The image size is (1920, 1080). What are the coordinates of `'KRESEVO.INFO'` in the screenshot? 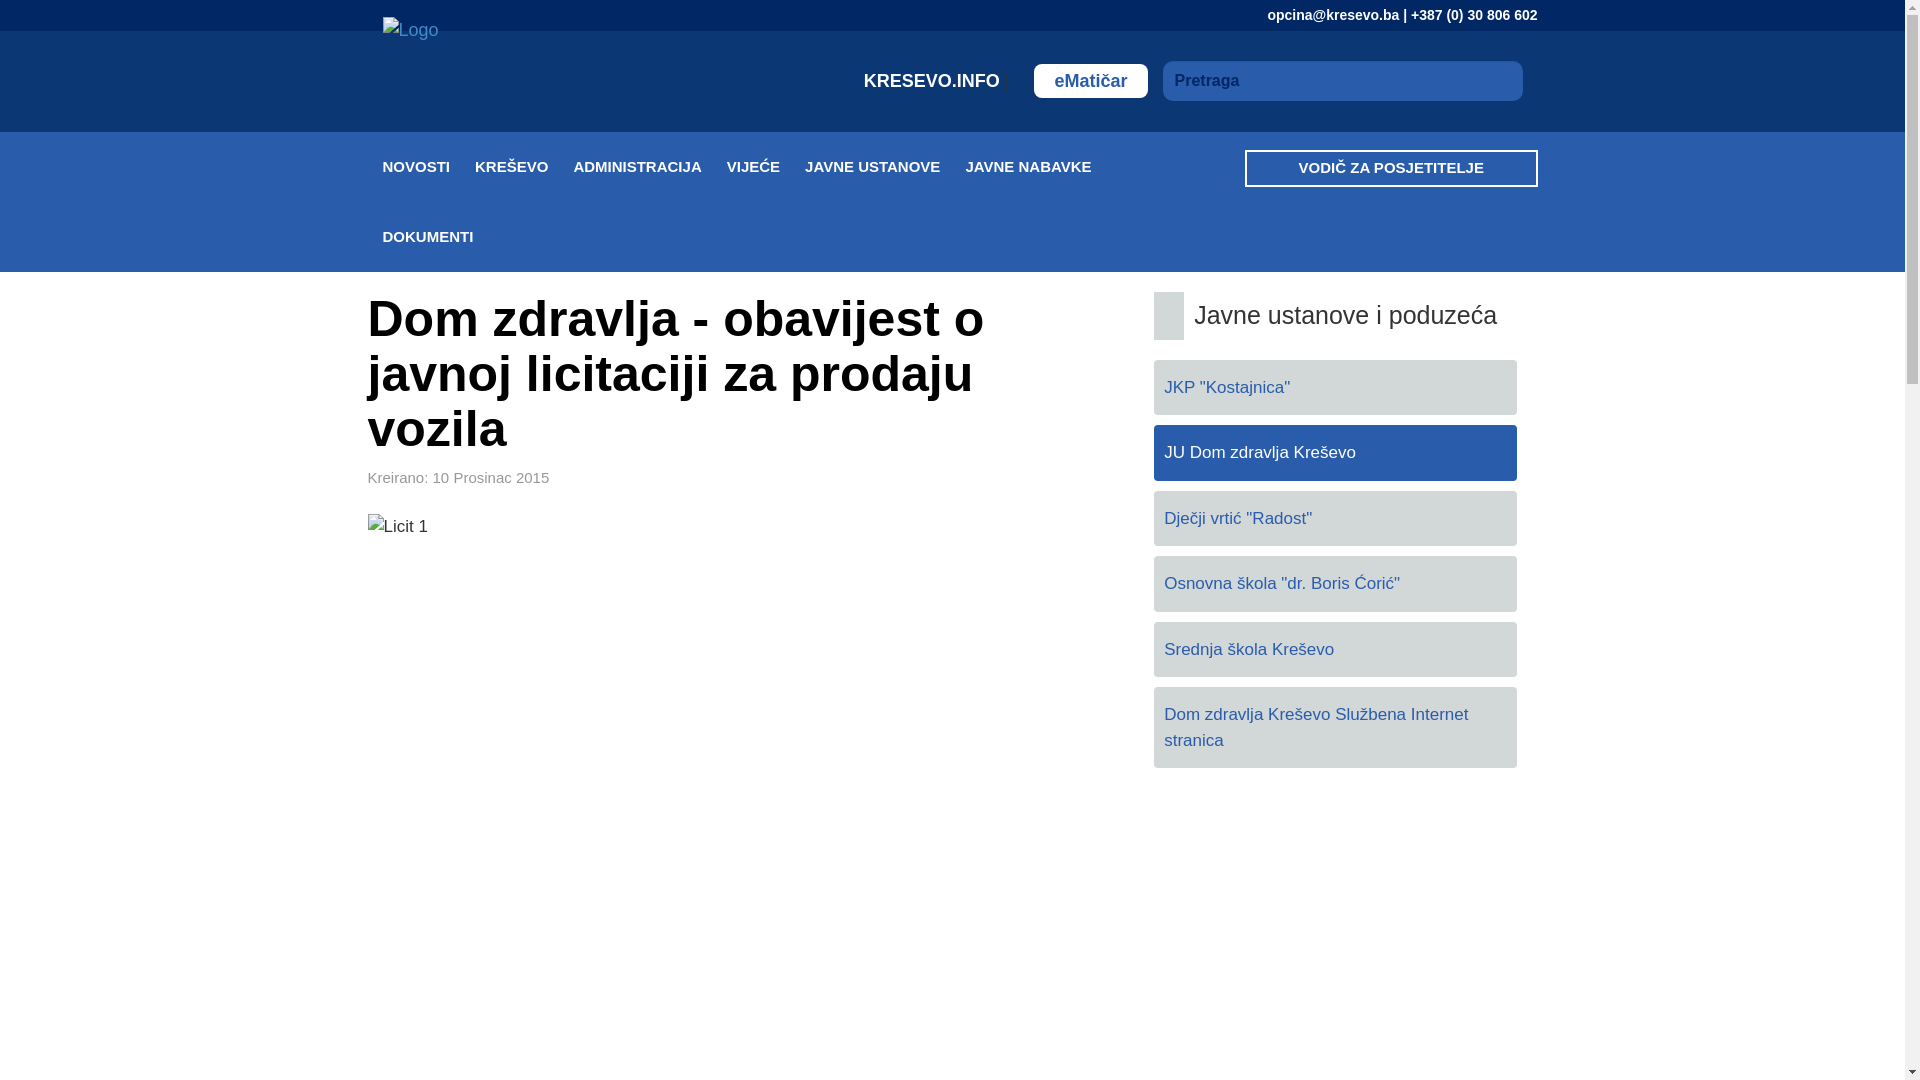 It's located at (933, 80).